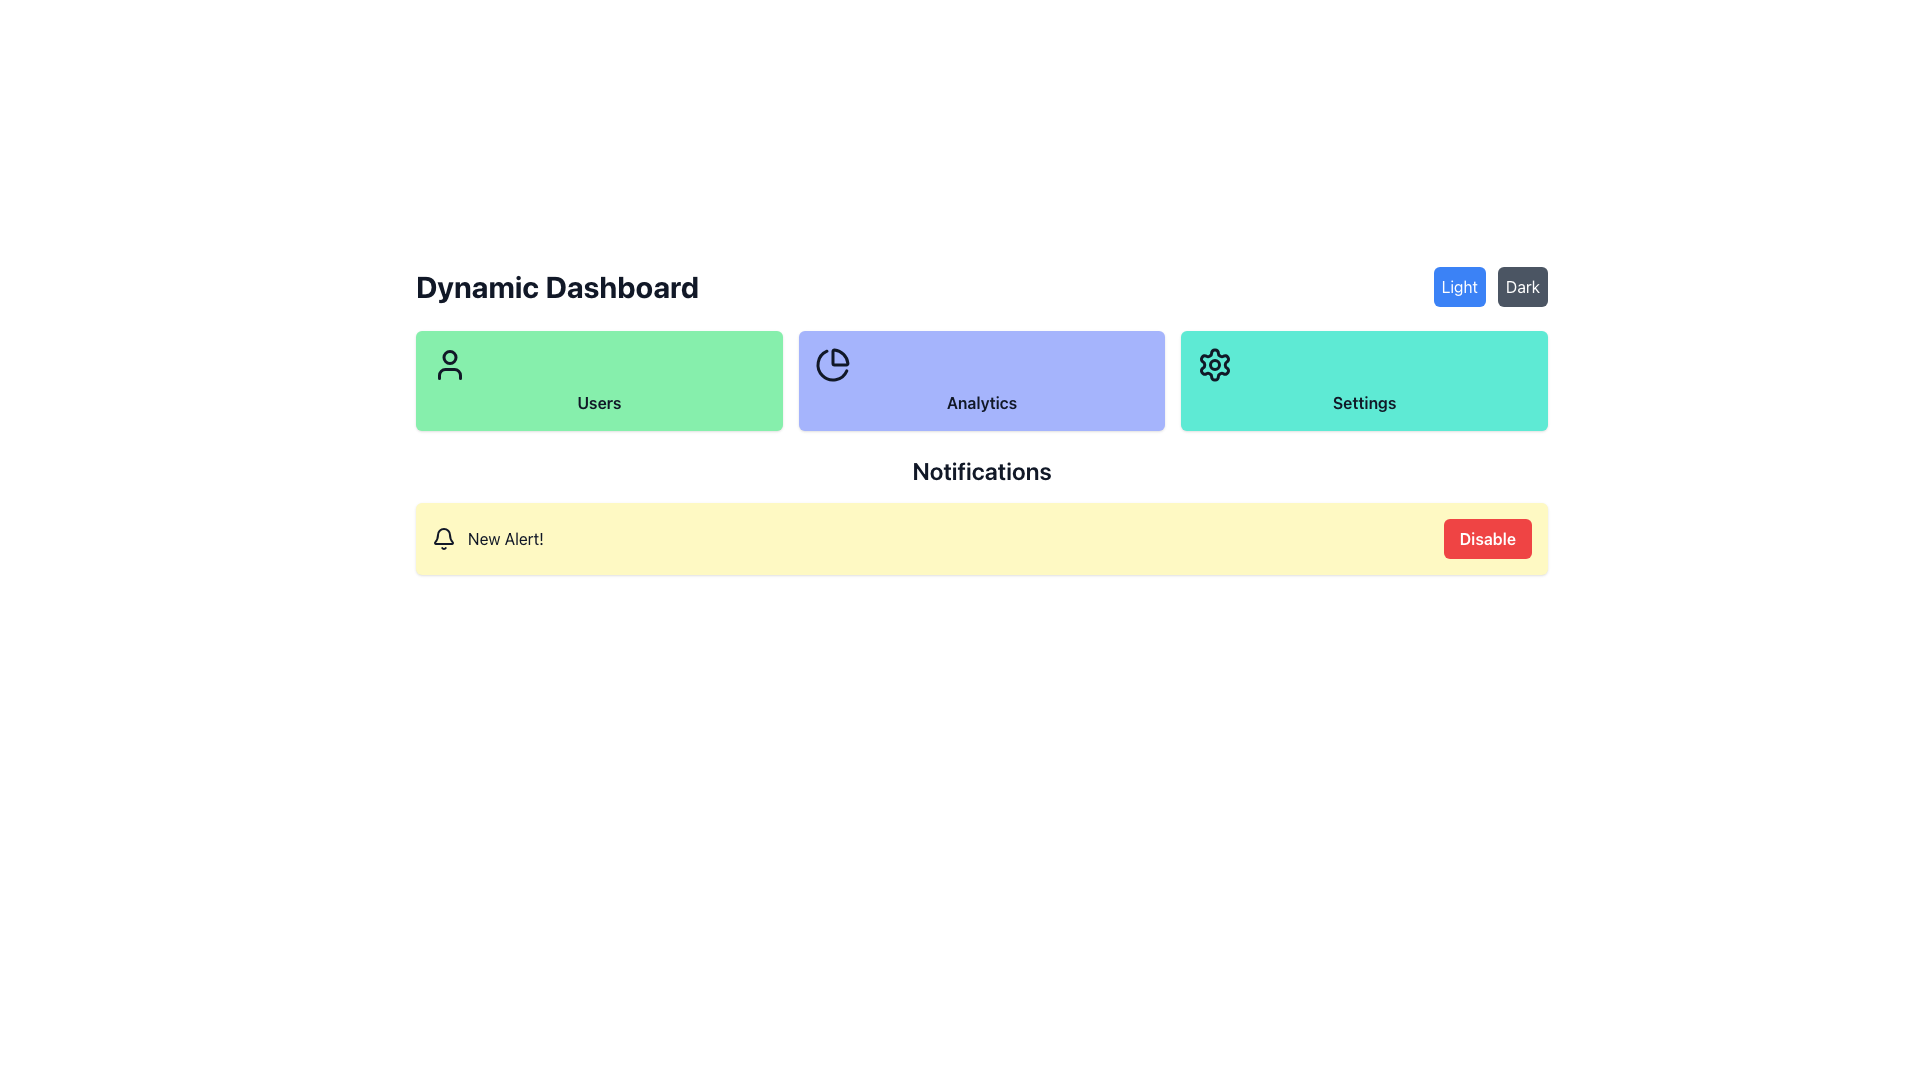  Describe the element at coordinates (449, 365) in the screenshot. I see `the user profile icon displayed in a rounded line art style with a circular head and semi-circular shoulder outline, located within the green background box labeled 'Users'` at that location.